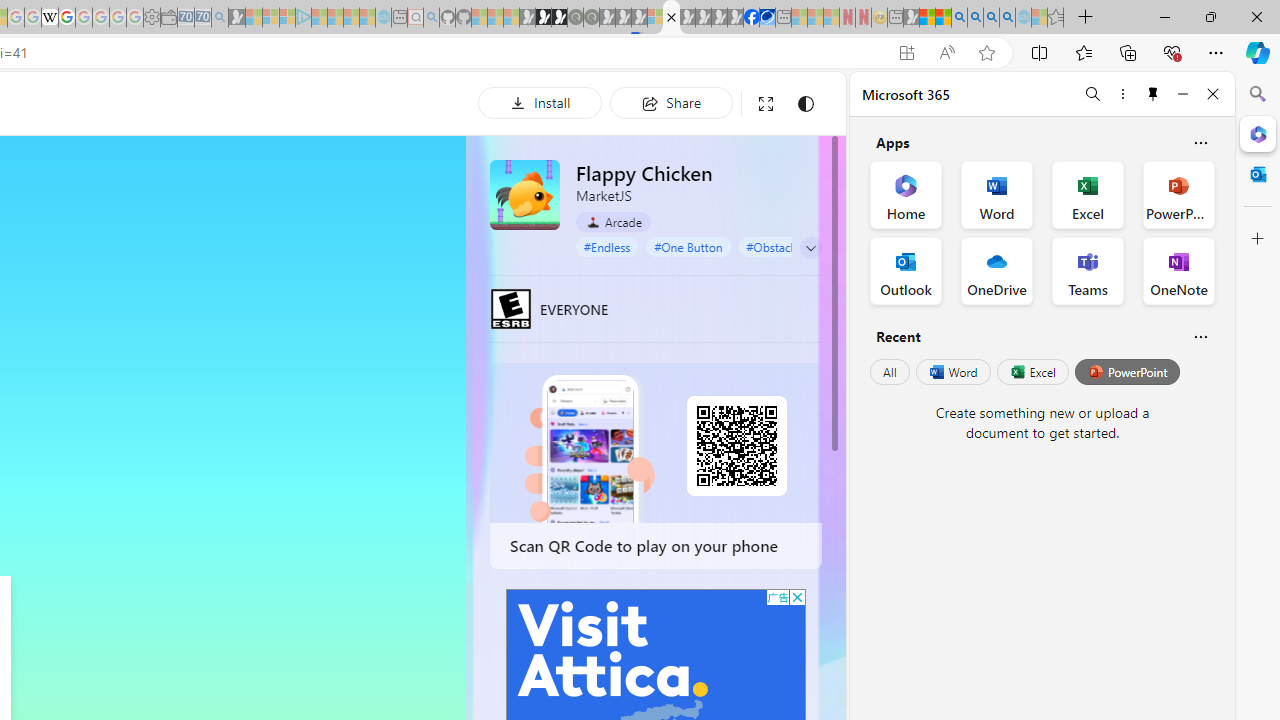  What do you see at coordinates (688, 245) in the screenshot?
I see `'#One Button'` at bounding box center [688, 245].